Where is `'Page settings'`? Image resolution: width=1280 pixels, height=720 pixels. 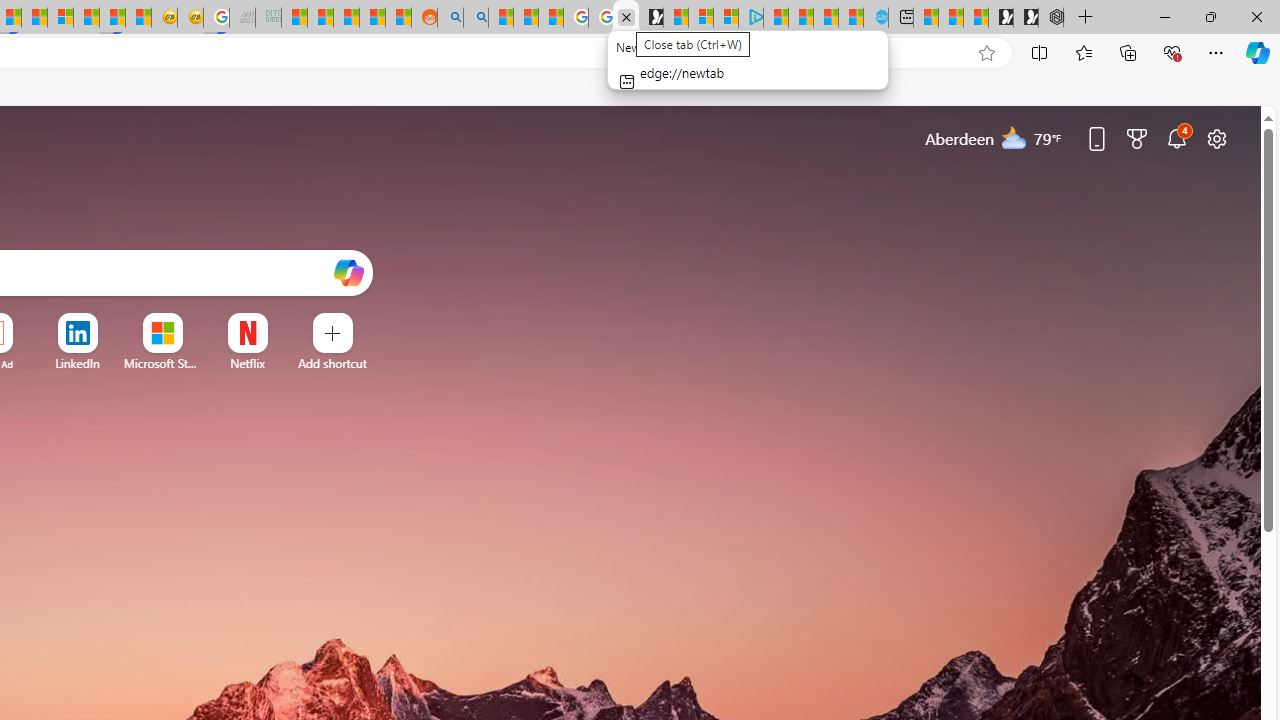
'Page settings' is located at coordinates (1215, 137).